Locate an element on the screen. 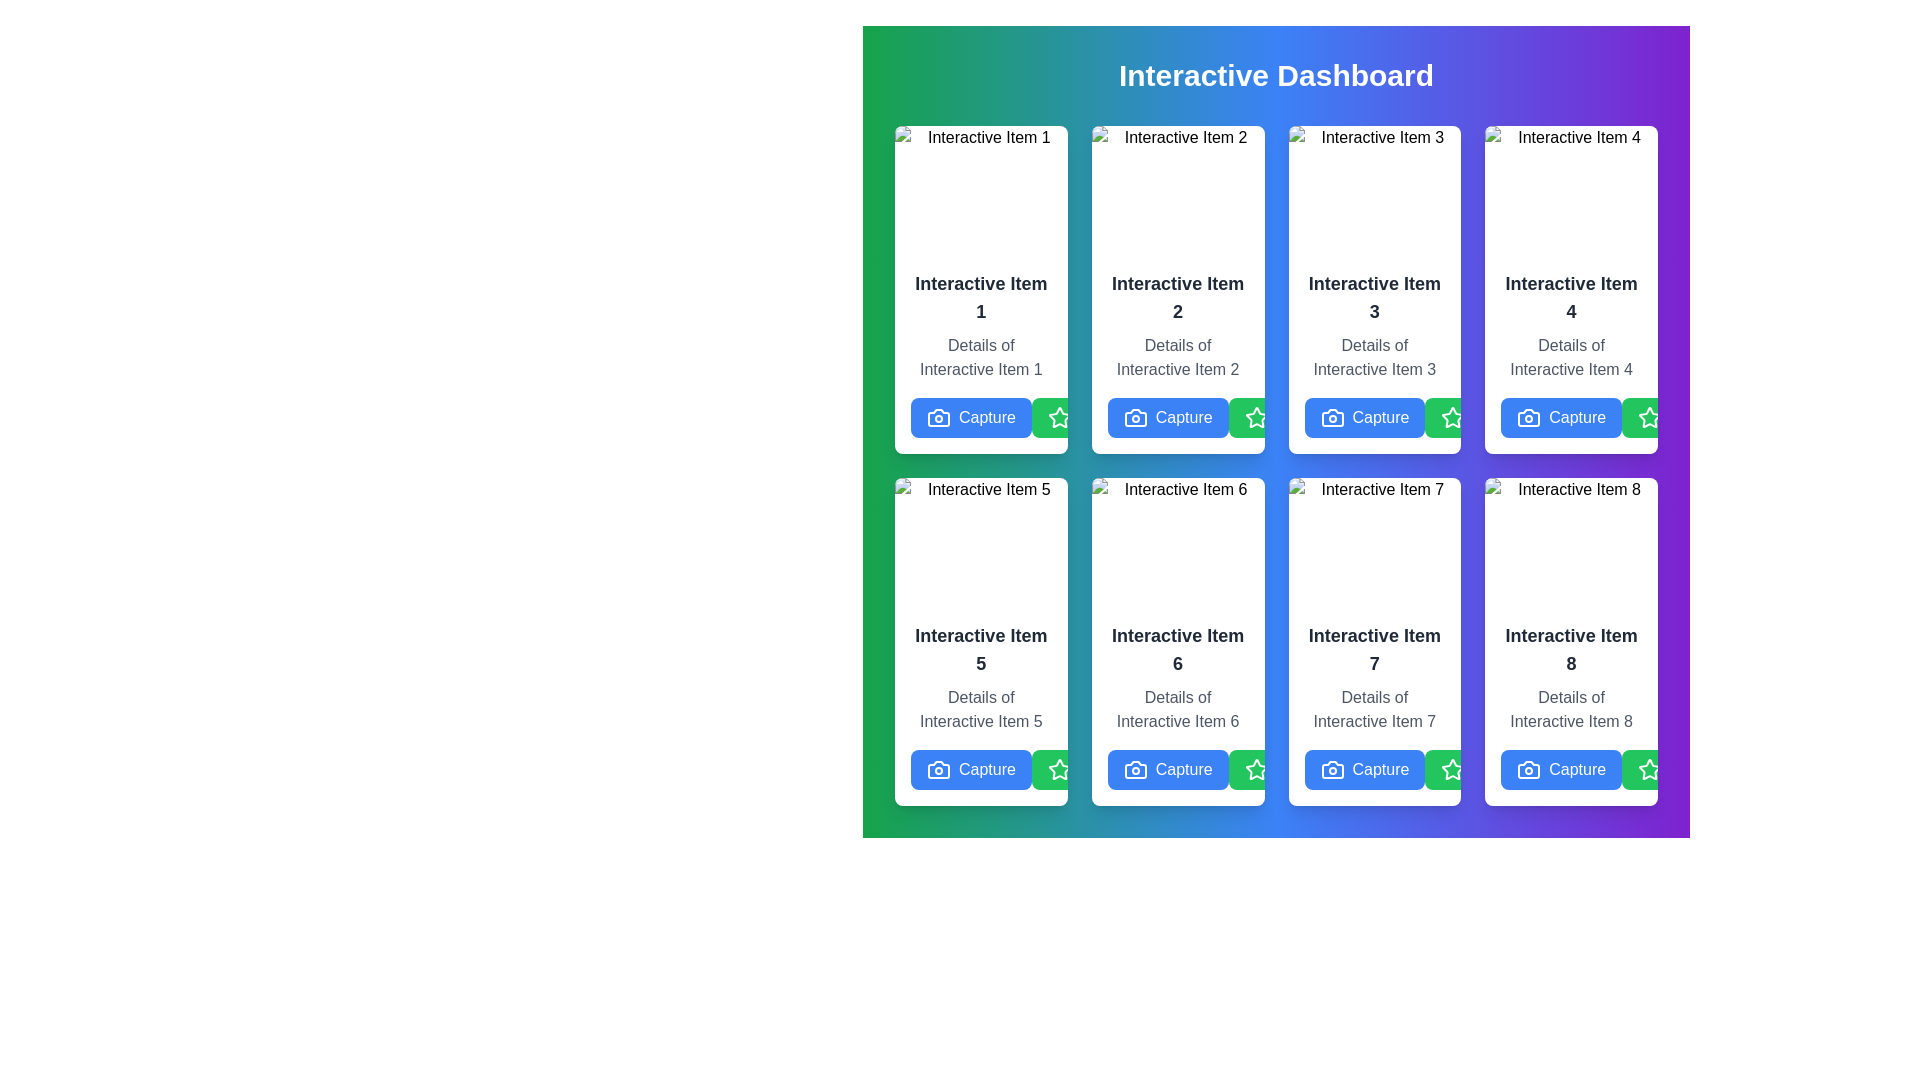 The image size is (1920, 1080). the descriptive text element located below the title 'Interactive Item 2' and above the 'Capture' button in the second card is located at coordinates (1178, 357).